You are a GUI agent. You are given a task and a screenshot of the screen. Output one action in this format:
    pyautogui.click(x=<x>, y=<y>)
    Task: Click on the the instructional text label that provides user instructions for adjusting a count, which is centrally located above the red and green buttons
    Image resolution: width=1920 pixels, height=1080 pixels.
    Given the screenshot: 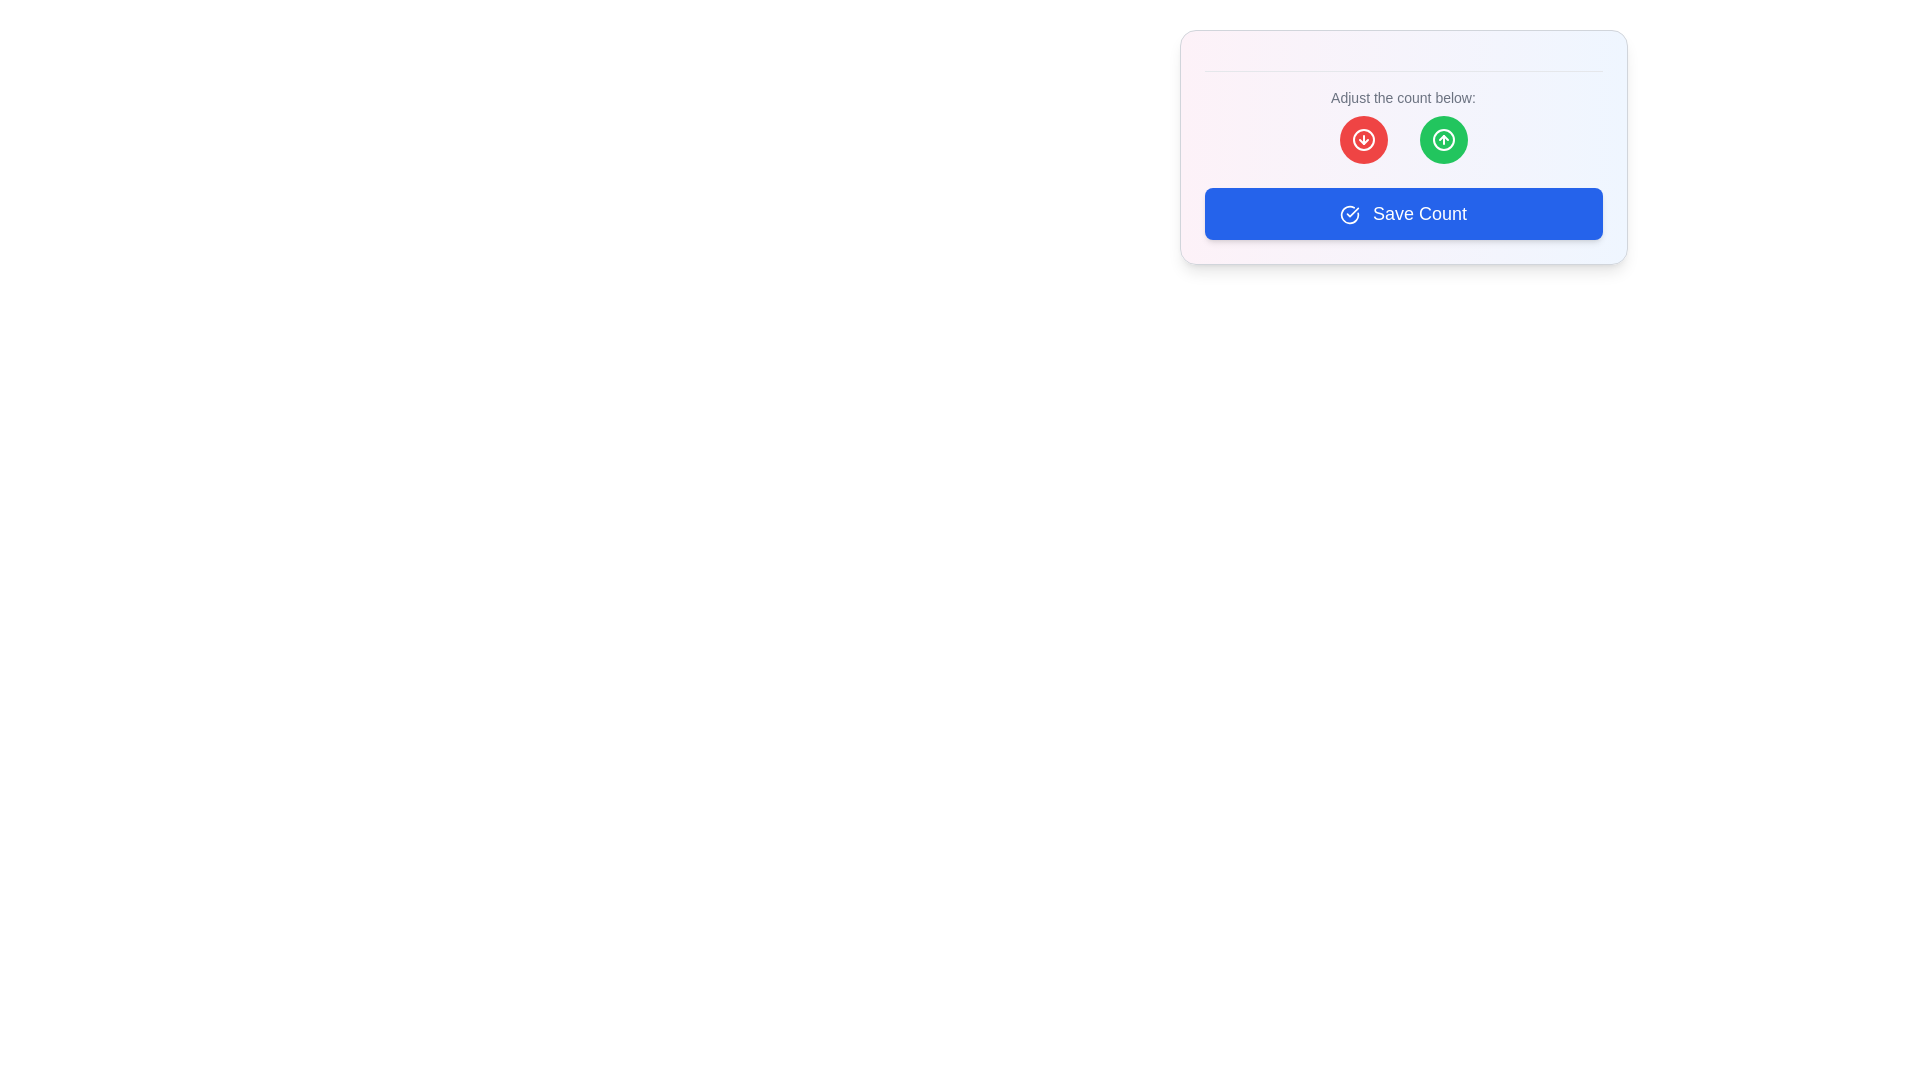 What is the action you would take?
    pyautogui.click(x=1402, y=118)
    